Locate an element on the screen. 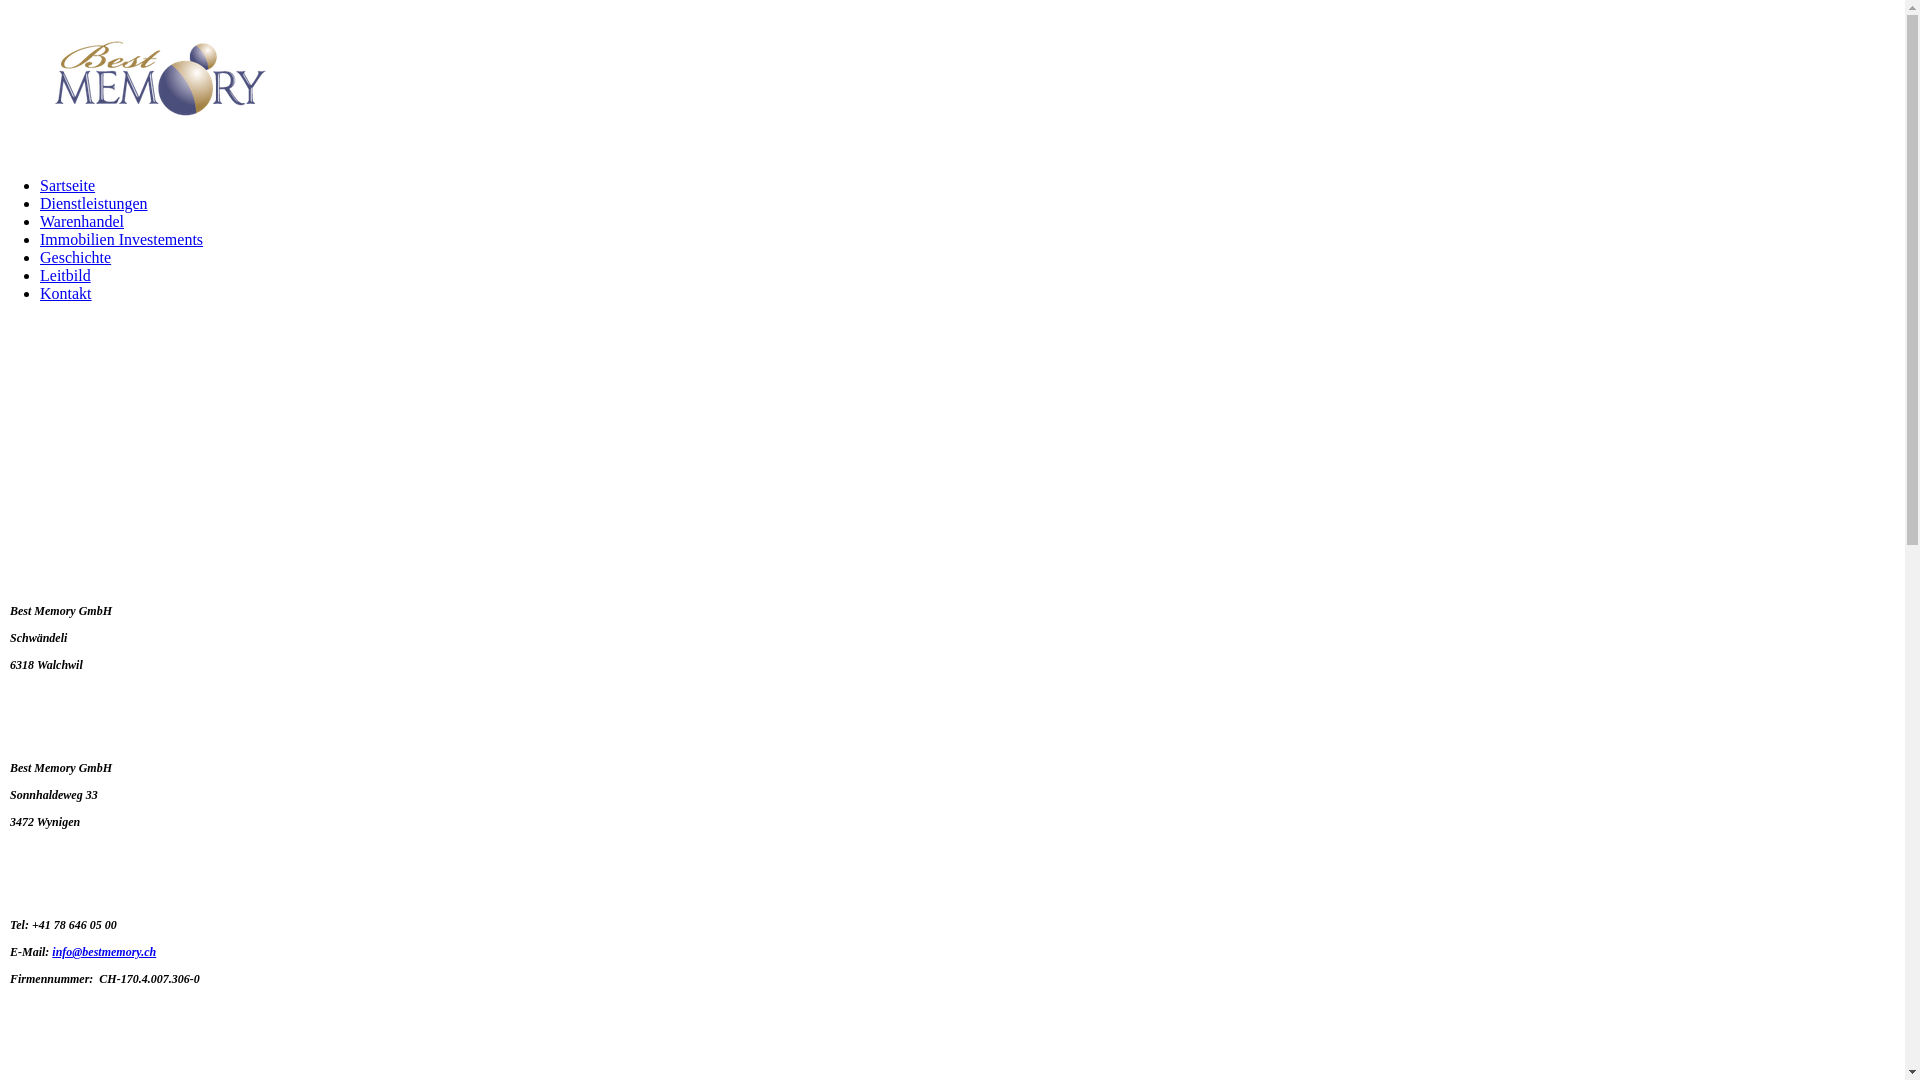 Image resolution: width=1920 pixels, height=1080 pixels. 'Leitbild' is located at coordinates (65, 275).